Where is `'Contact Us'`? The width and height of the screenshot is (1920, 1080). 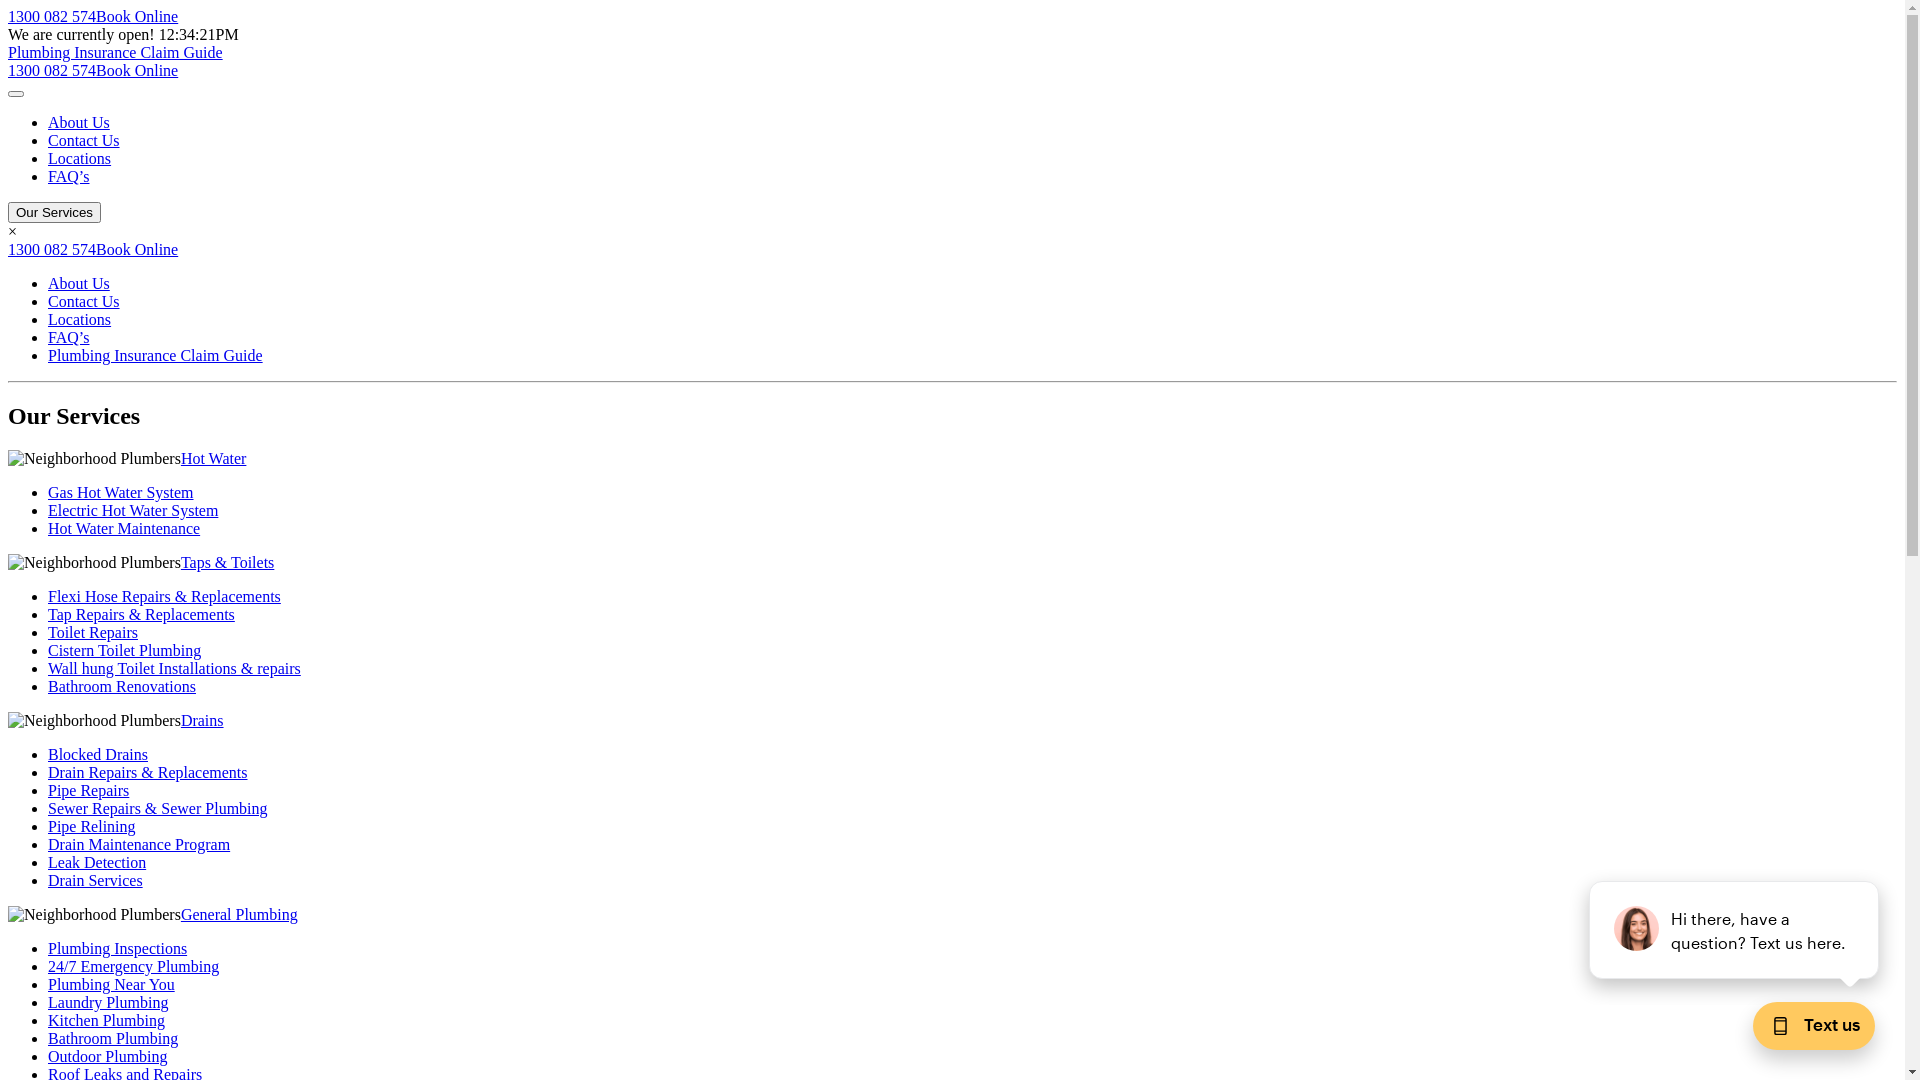
'Contact Us' is located at coordinates (82, 139).